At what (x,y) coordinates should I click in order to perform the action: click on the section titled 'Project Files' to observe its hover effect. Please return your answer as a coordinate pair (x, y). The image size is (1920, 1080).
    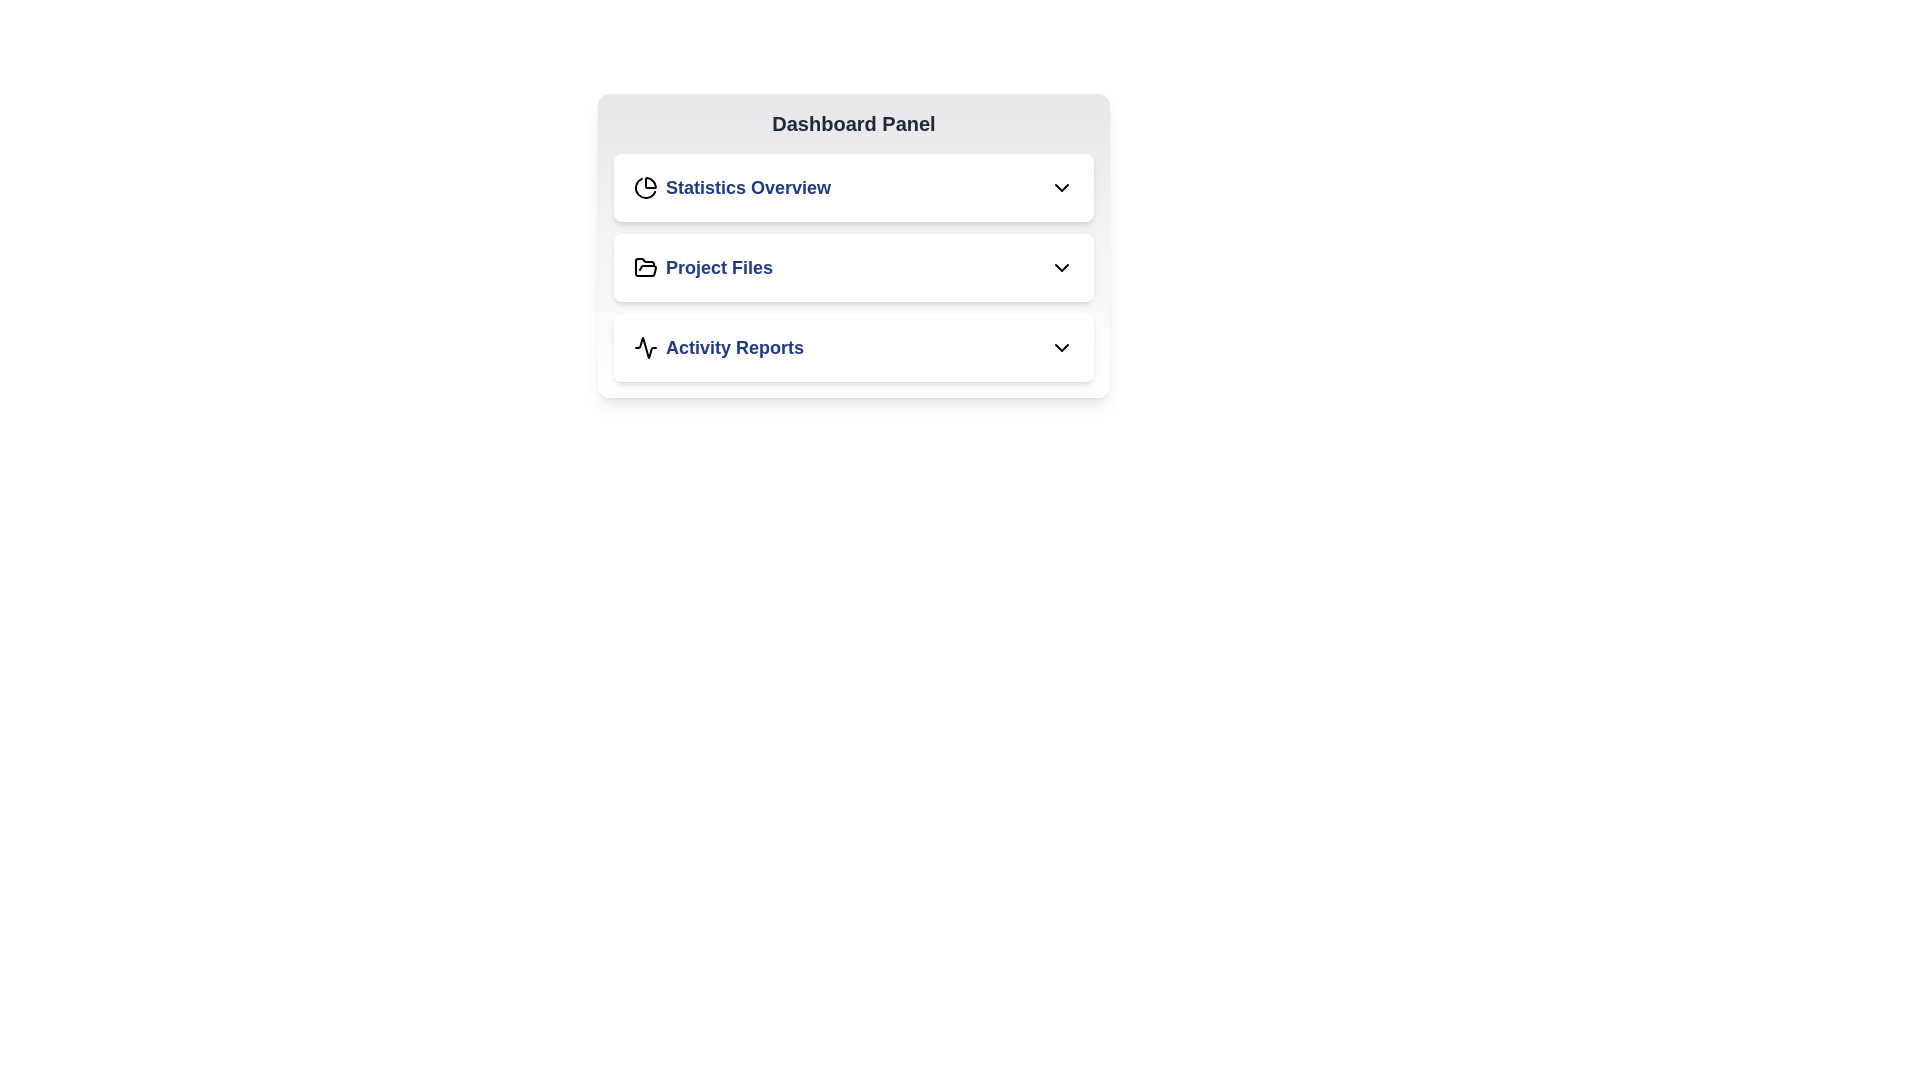
    Looking at the image, I should click on (854, 266).